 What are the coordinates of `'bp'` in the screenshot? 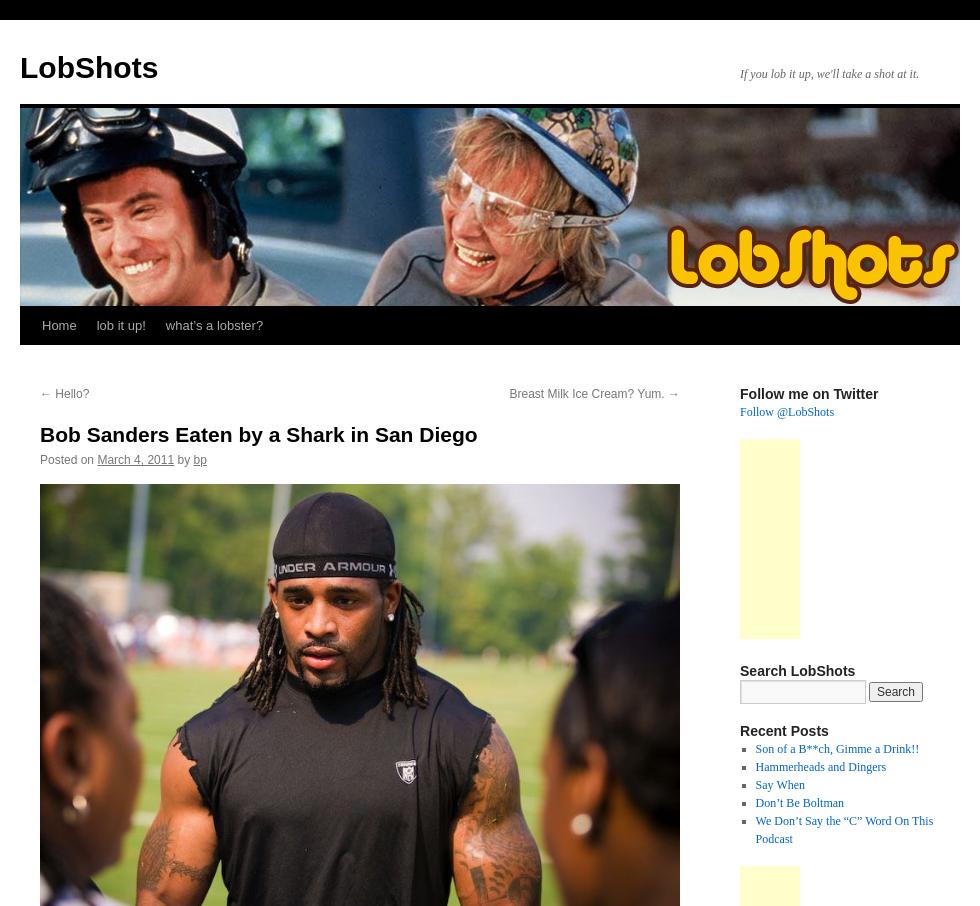 It's located at (199, 458).